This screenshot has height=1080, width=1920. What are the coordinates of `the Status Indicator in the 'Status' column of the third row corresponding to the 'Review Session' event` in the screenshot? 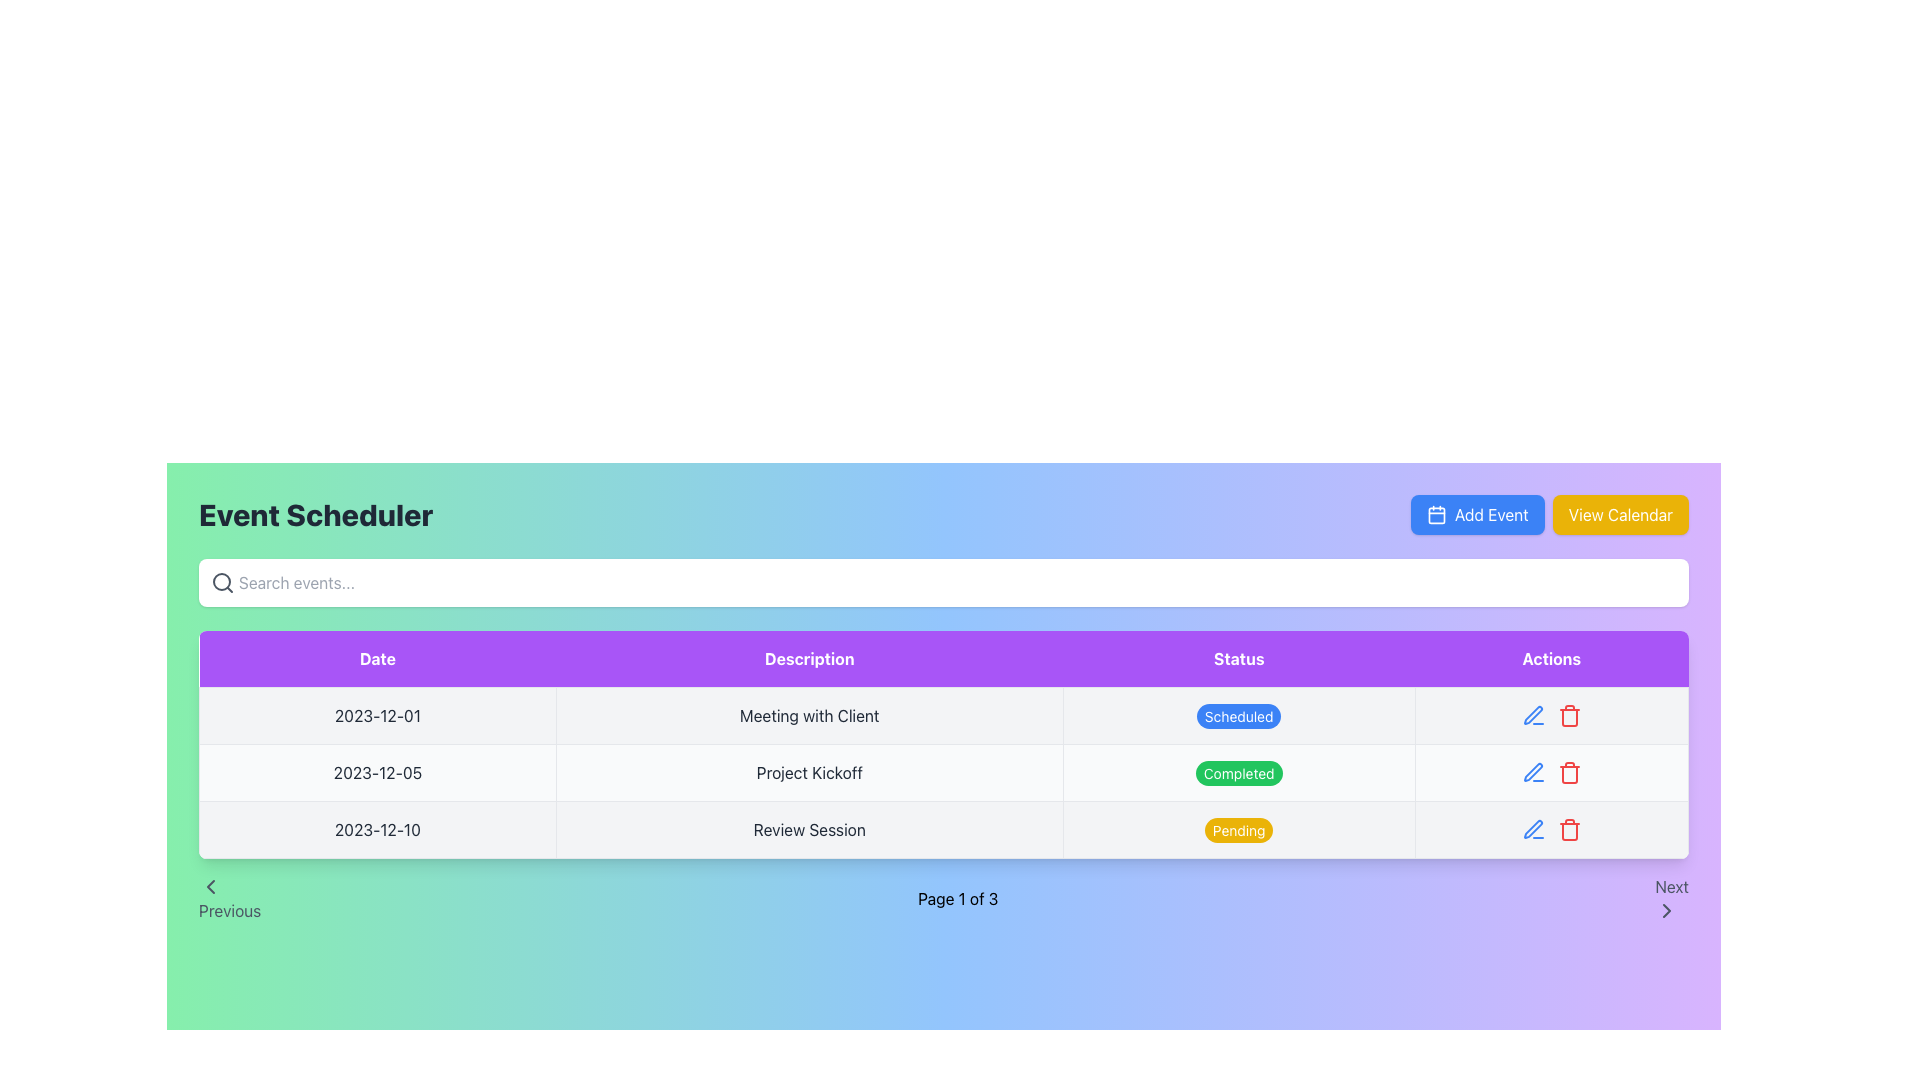 It's located at (1238, 829).